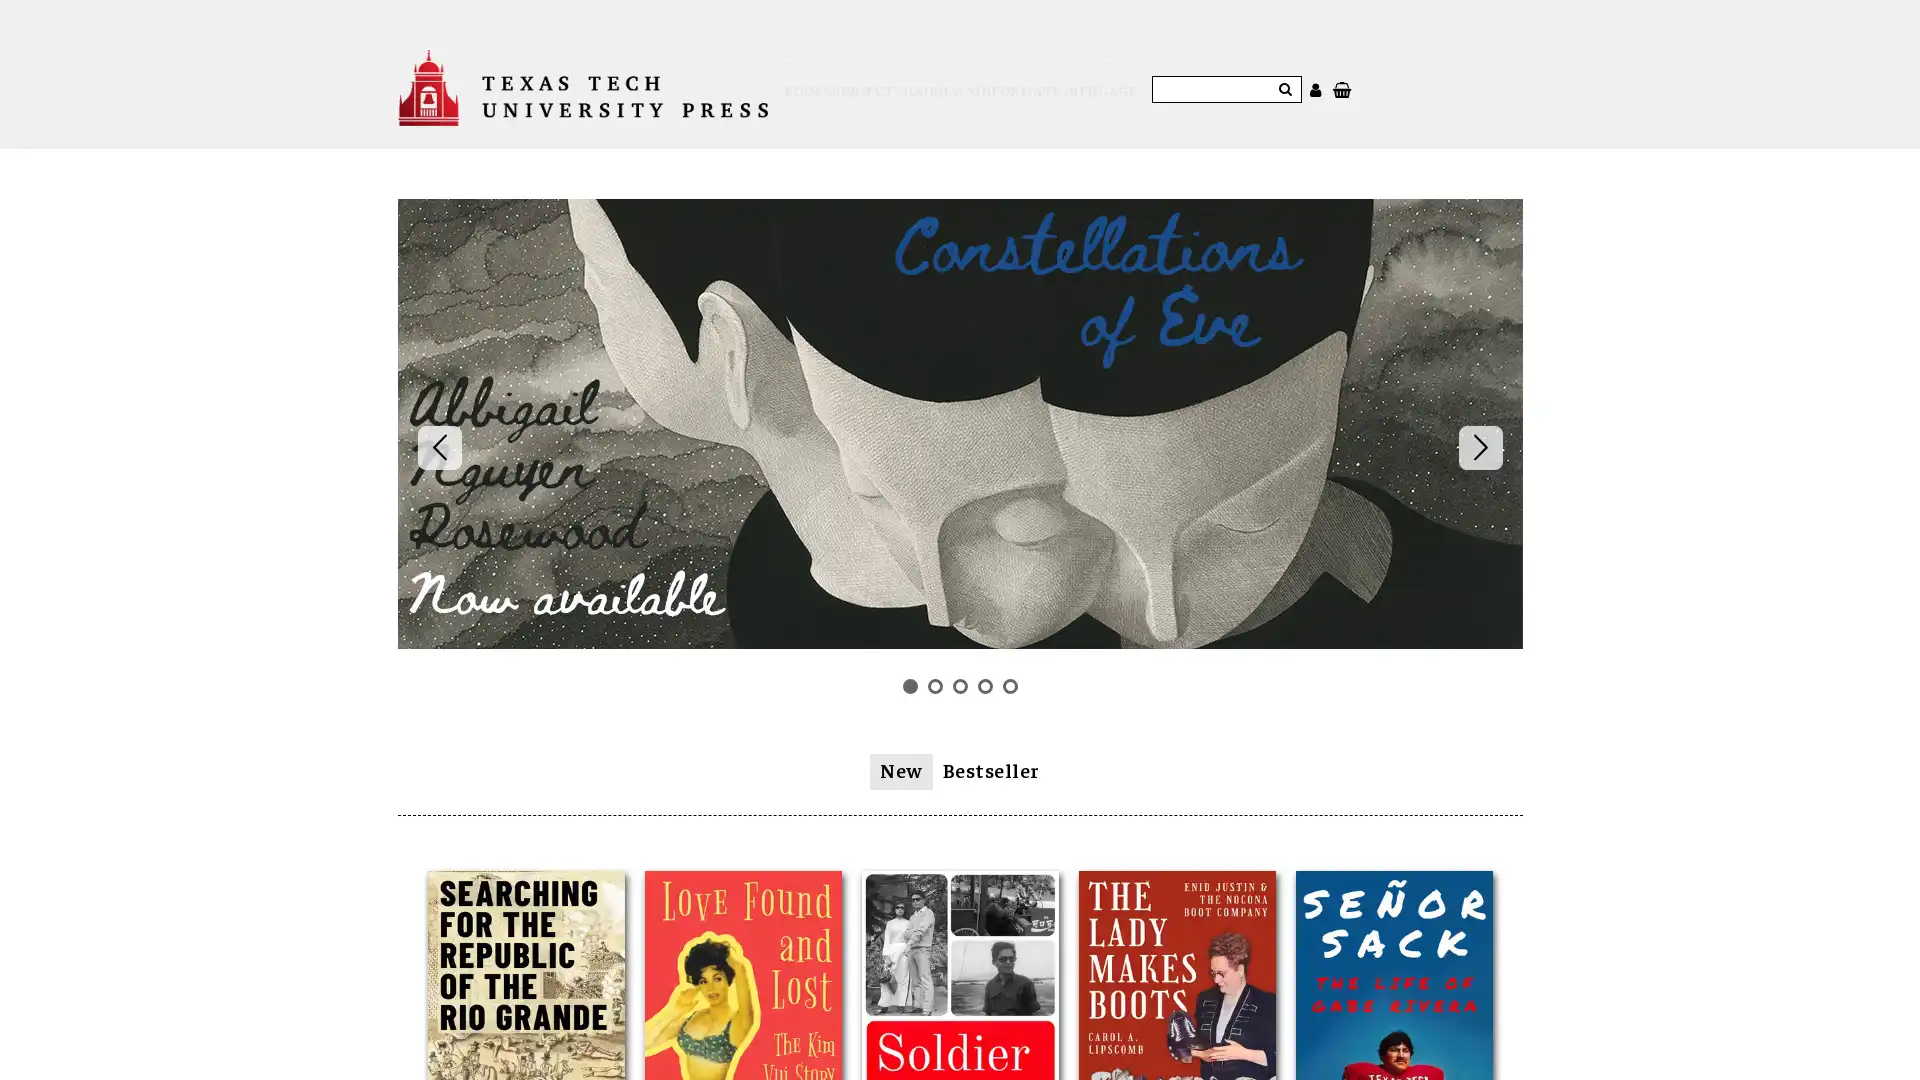  Describe the element at coordinates (437, 423) in the screenshot. I see `Previous` at that location.